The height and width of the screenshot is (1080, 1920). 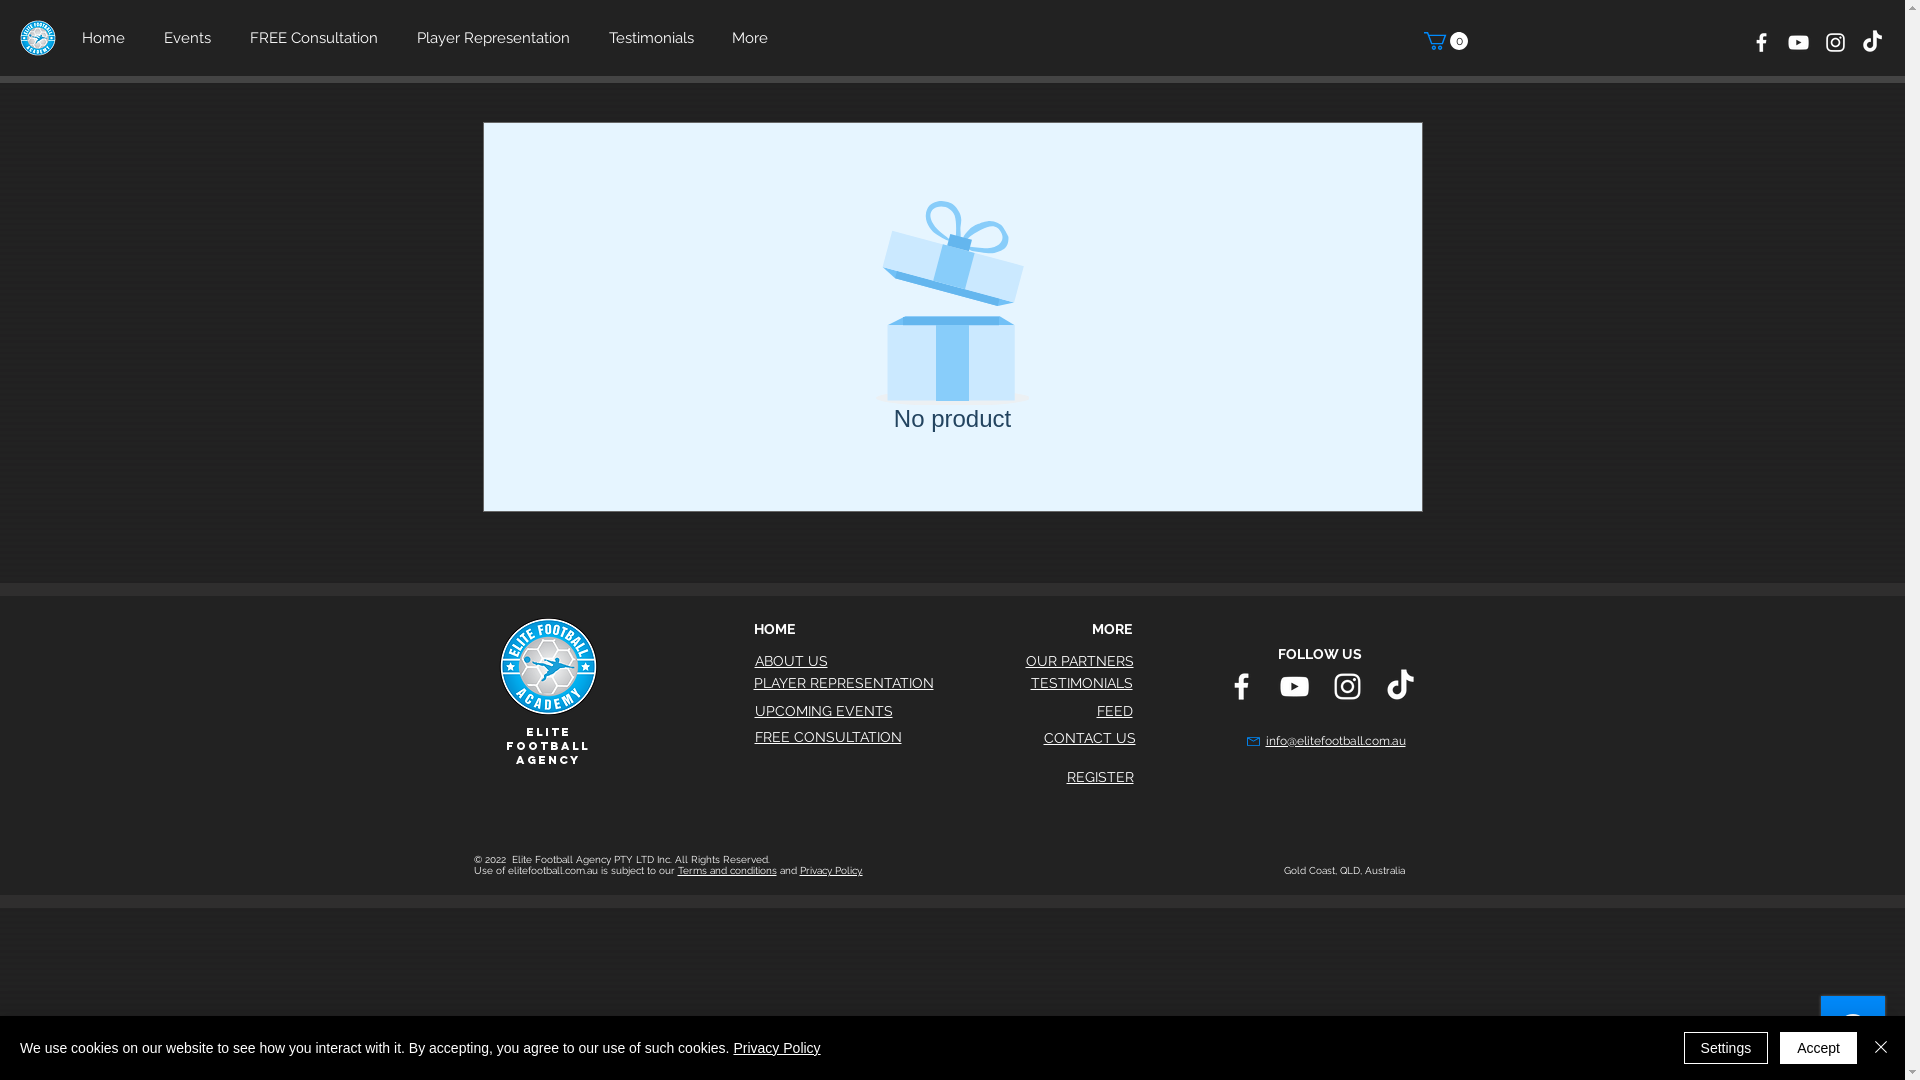 I want to click on 'FEED', so click(x=1112, y=709).